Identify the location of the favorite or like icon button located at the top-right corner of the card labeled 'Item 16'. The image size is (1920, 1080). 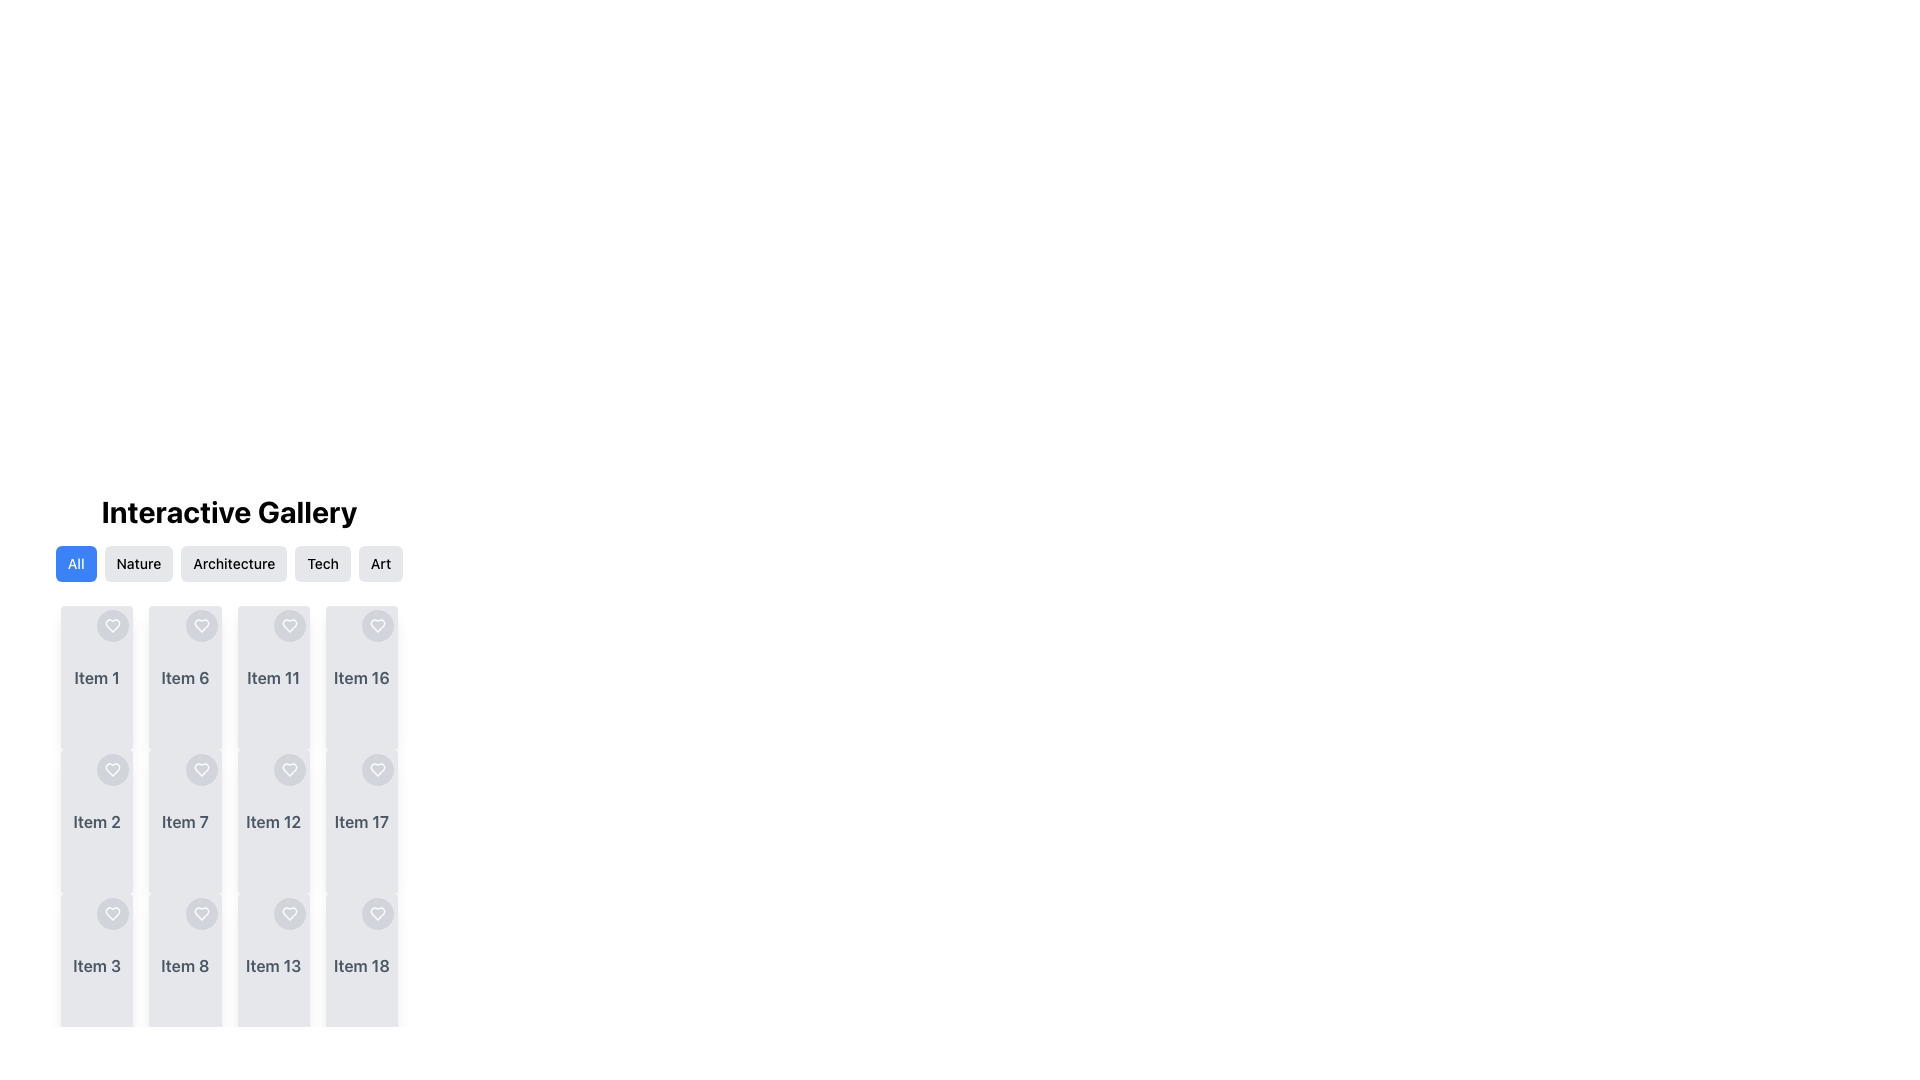
(378, 624).